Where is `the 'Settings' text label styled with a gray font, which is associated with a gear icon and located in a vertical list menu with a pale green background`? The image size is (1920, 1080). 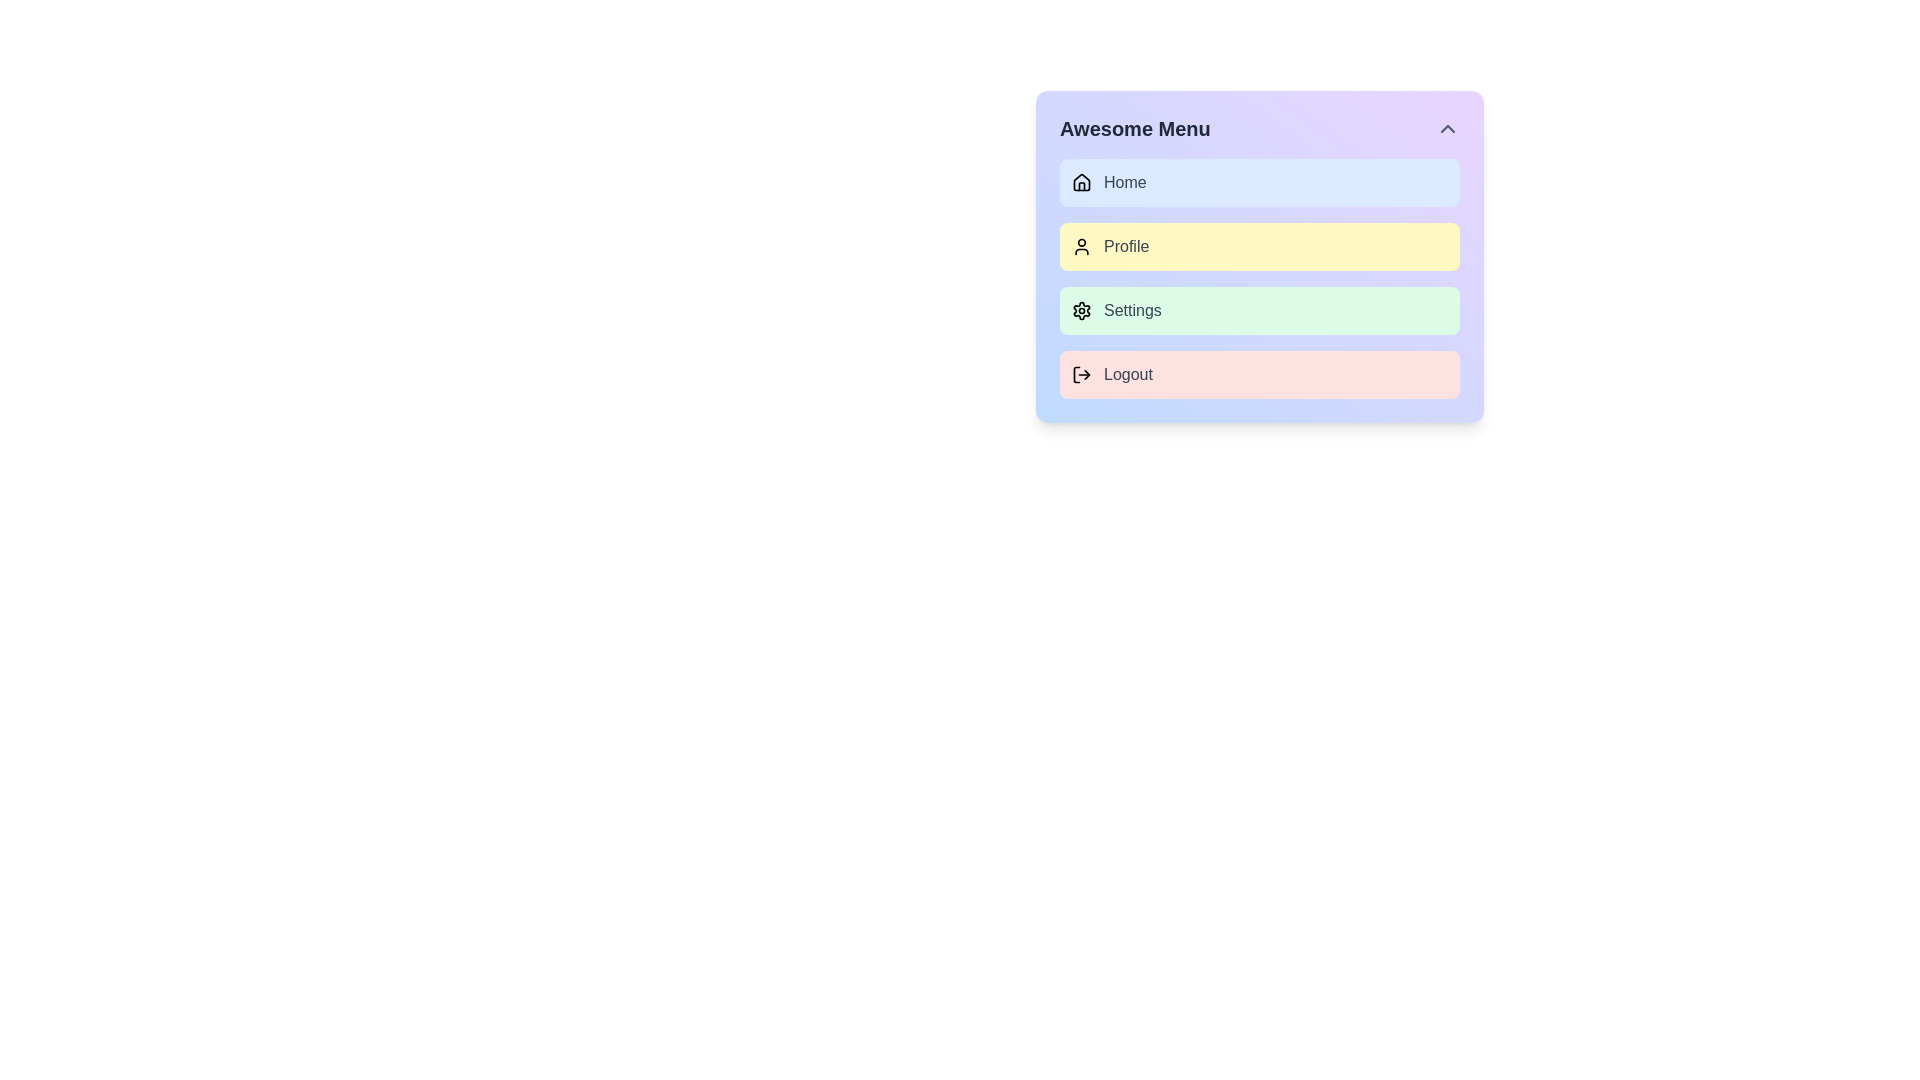
the 'Settings' text label styled with a gray font, which is associated with a gear icon and located in a vertical list menu with a pale green background is located at coordinates (1132, 311).